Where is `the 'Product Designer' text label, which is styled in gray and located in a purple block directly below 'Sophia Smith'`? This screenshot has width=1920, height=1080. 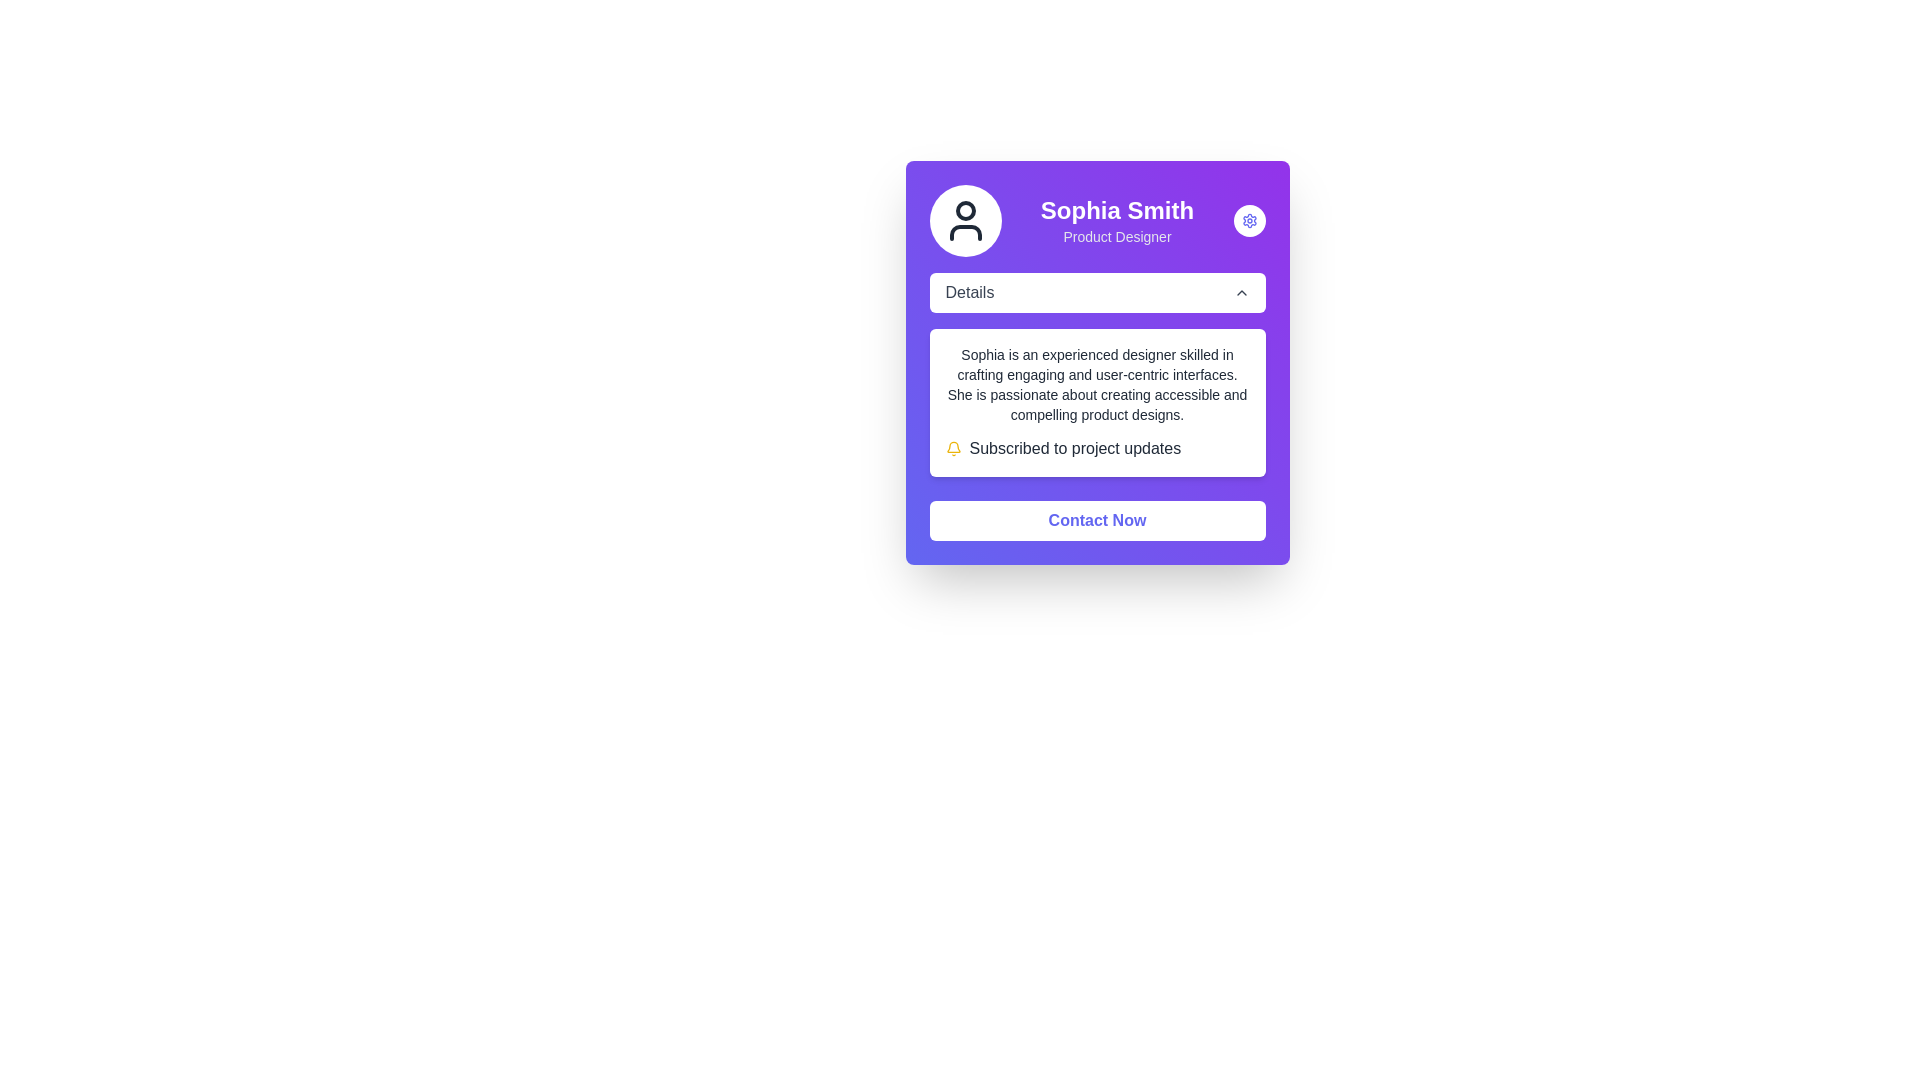
the 'Product Designer' text label, which is styled in gray and located in a purple block directly below 'Sophia Smith' is located at coordinates (1116, 235).